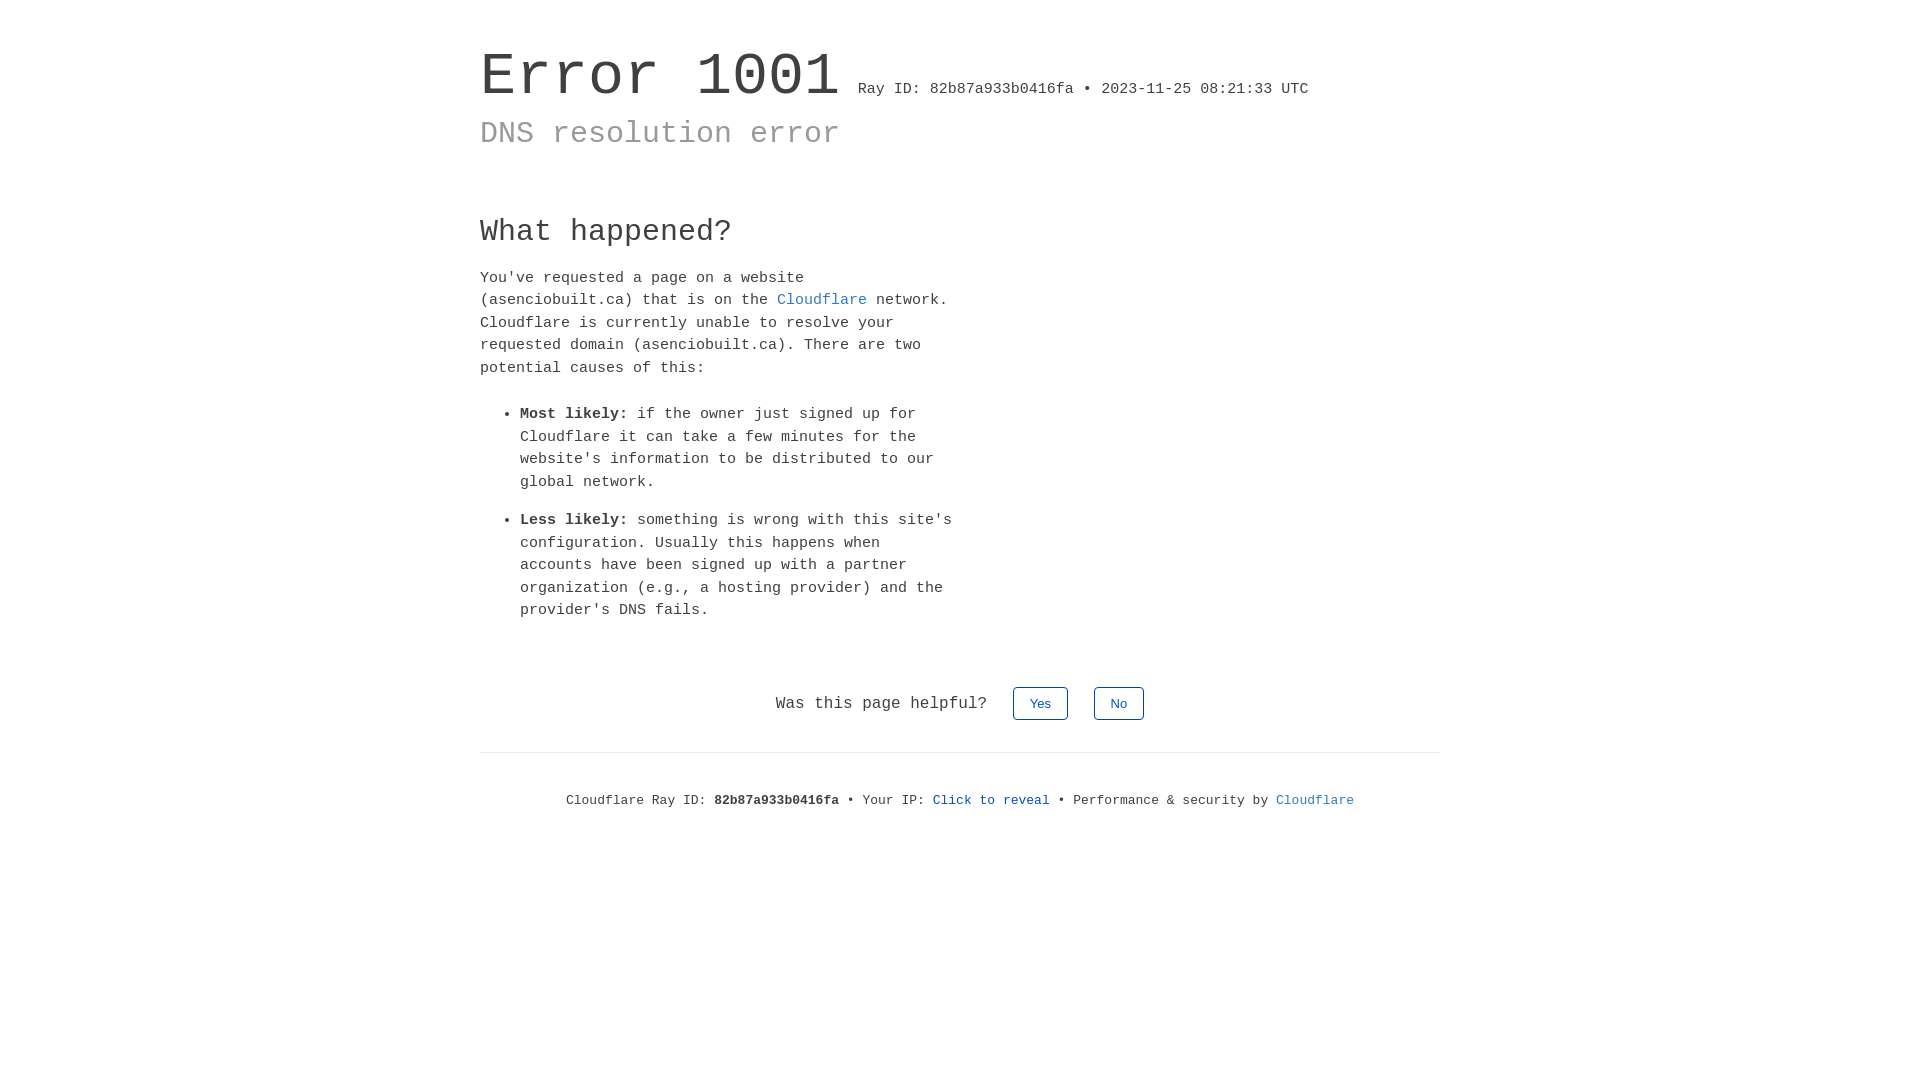 The height and width of the screenshot is (1080, 1920). I want to click on 'No', so click(1118, 701).